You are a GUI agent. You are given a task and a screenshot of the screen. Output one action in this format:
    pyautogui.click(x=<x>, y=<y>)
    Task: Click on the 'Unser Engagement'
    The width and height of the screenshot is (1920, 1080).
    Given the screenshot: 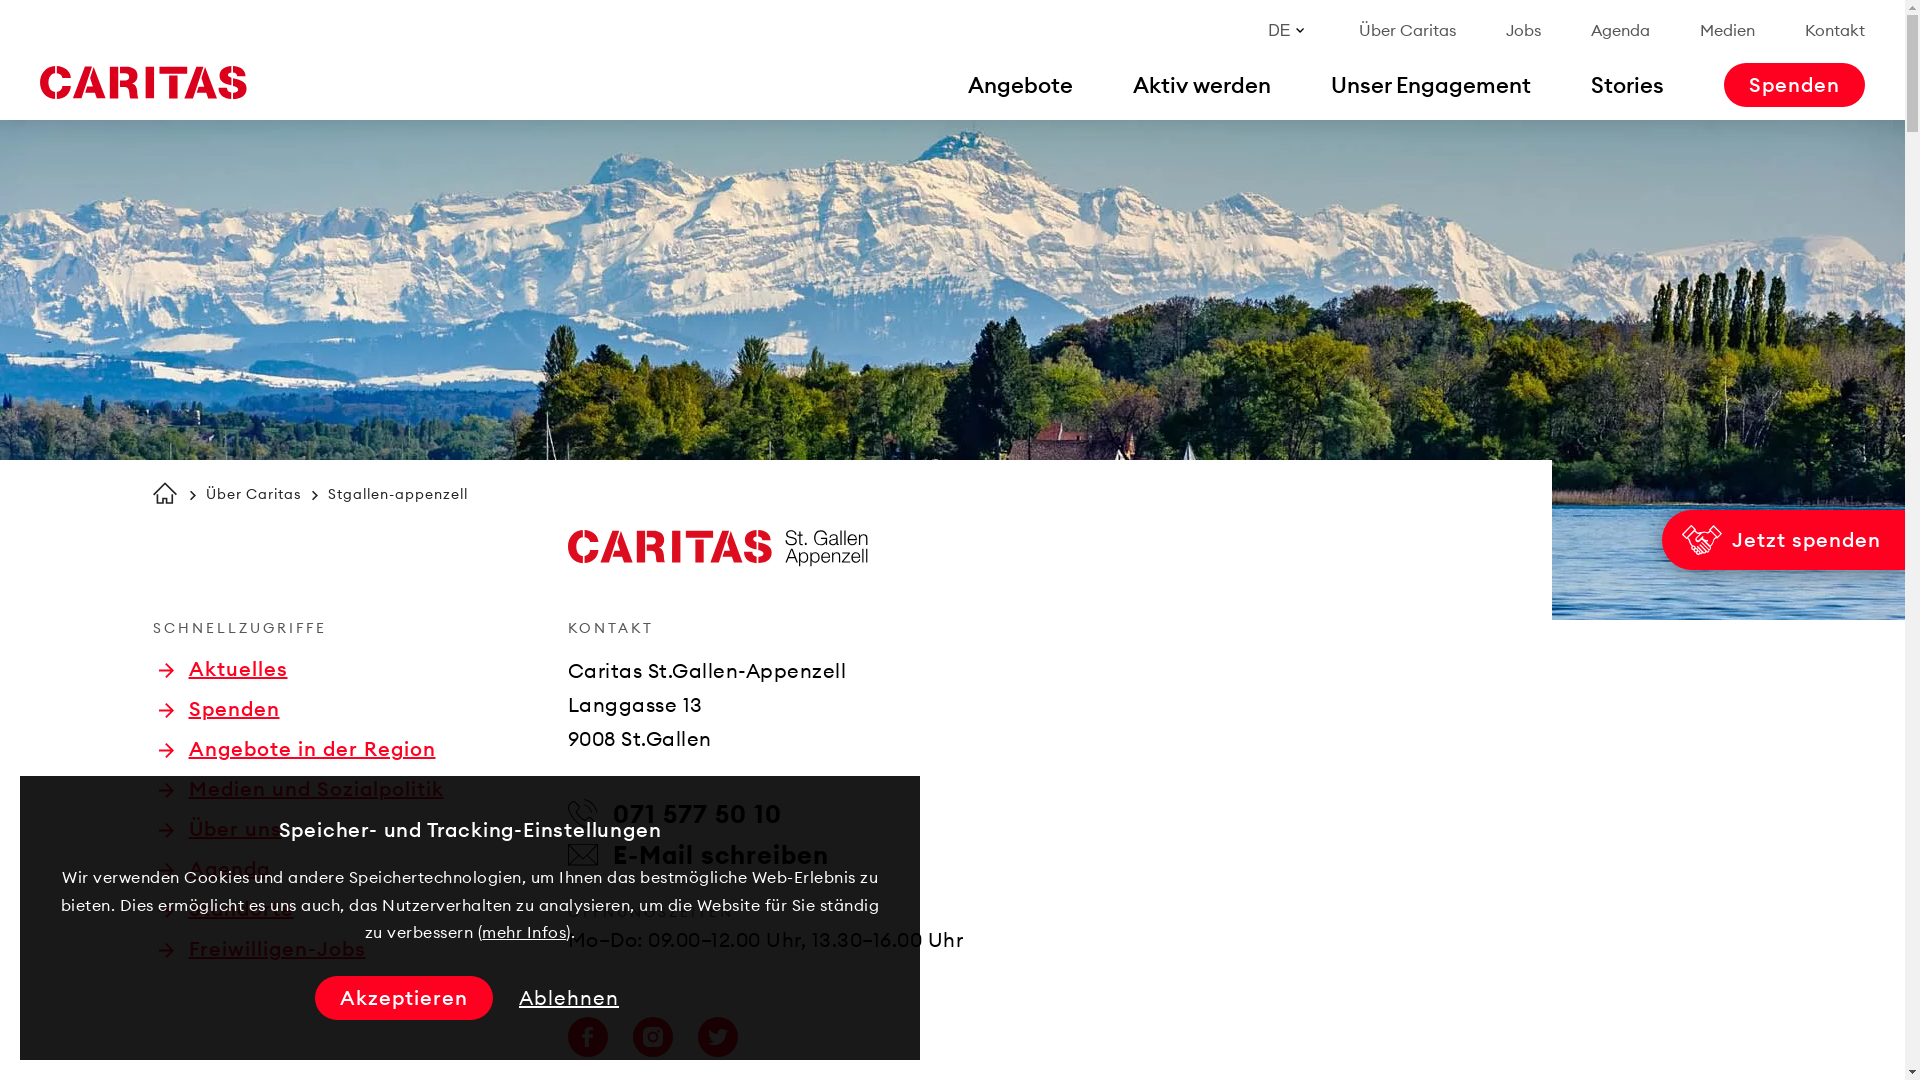 What is the action you would take?
    pyautogui.click(x=1429, y=83)
    